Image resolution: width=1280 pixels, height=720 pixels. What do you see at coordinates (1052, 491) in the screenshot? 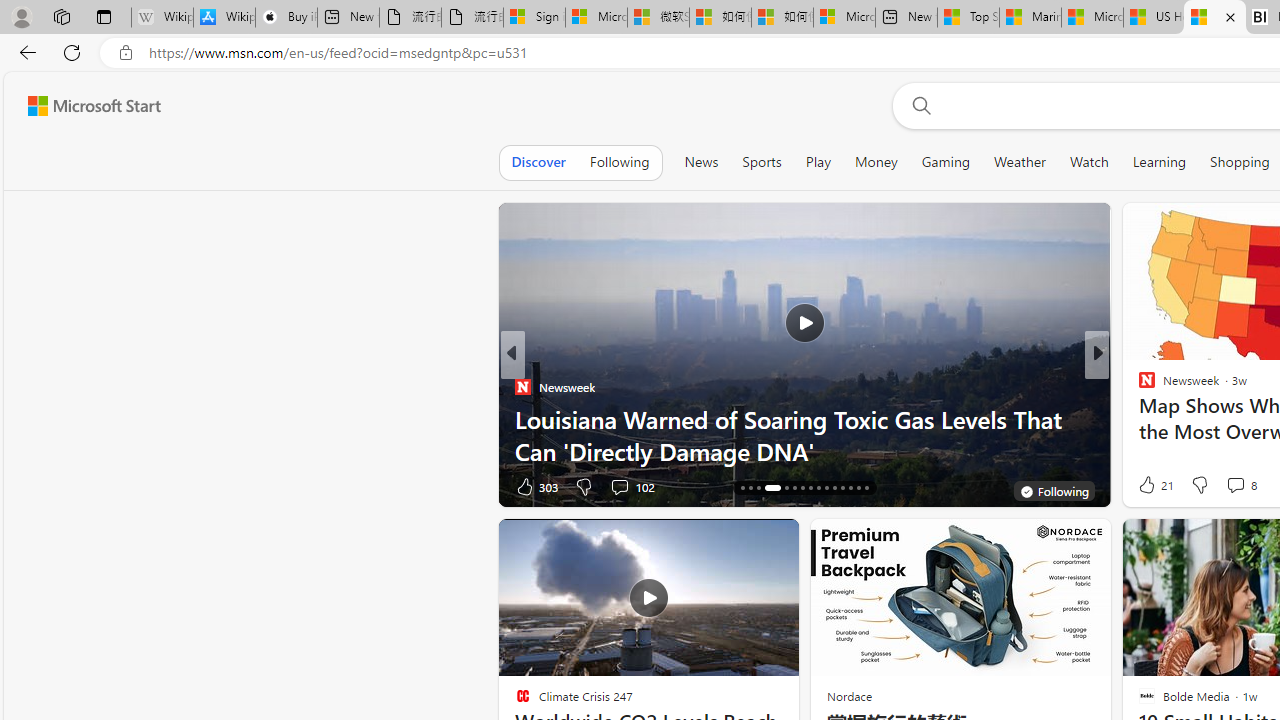
I see `'You'` at bounding box center [1052, 491].